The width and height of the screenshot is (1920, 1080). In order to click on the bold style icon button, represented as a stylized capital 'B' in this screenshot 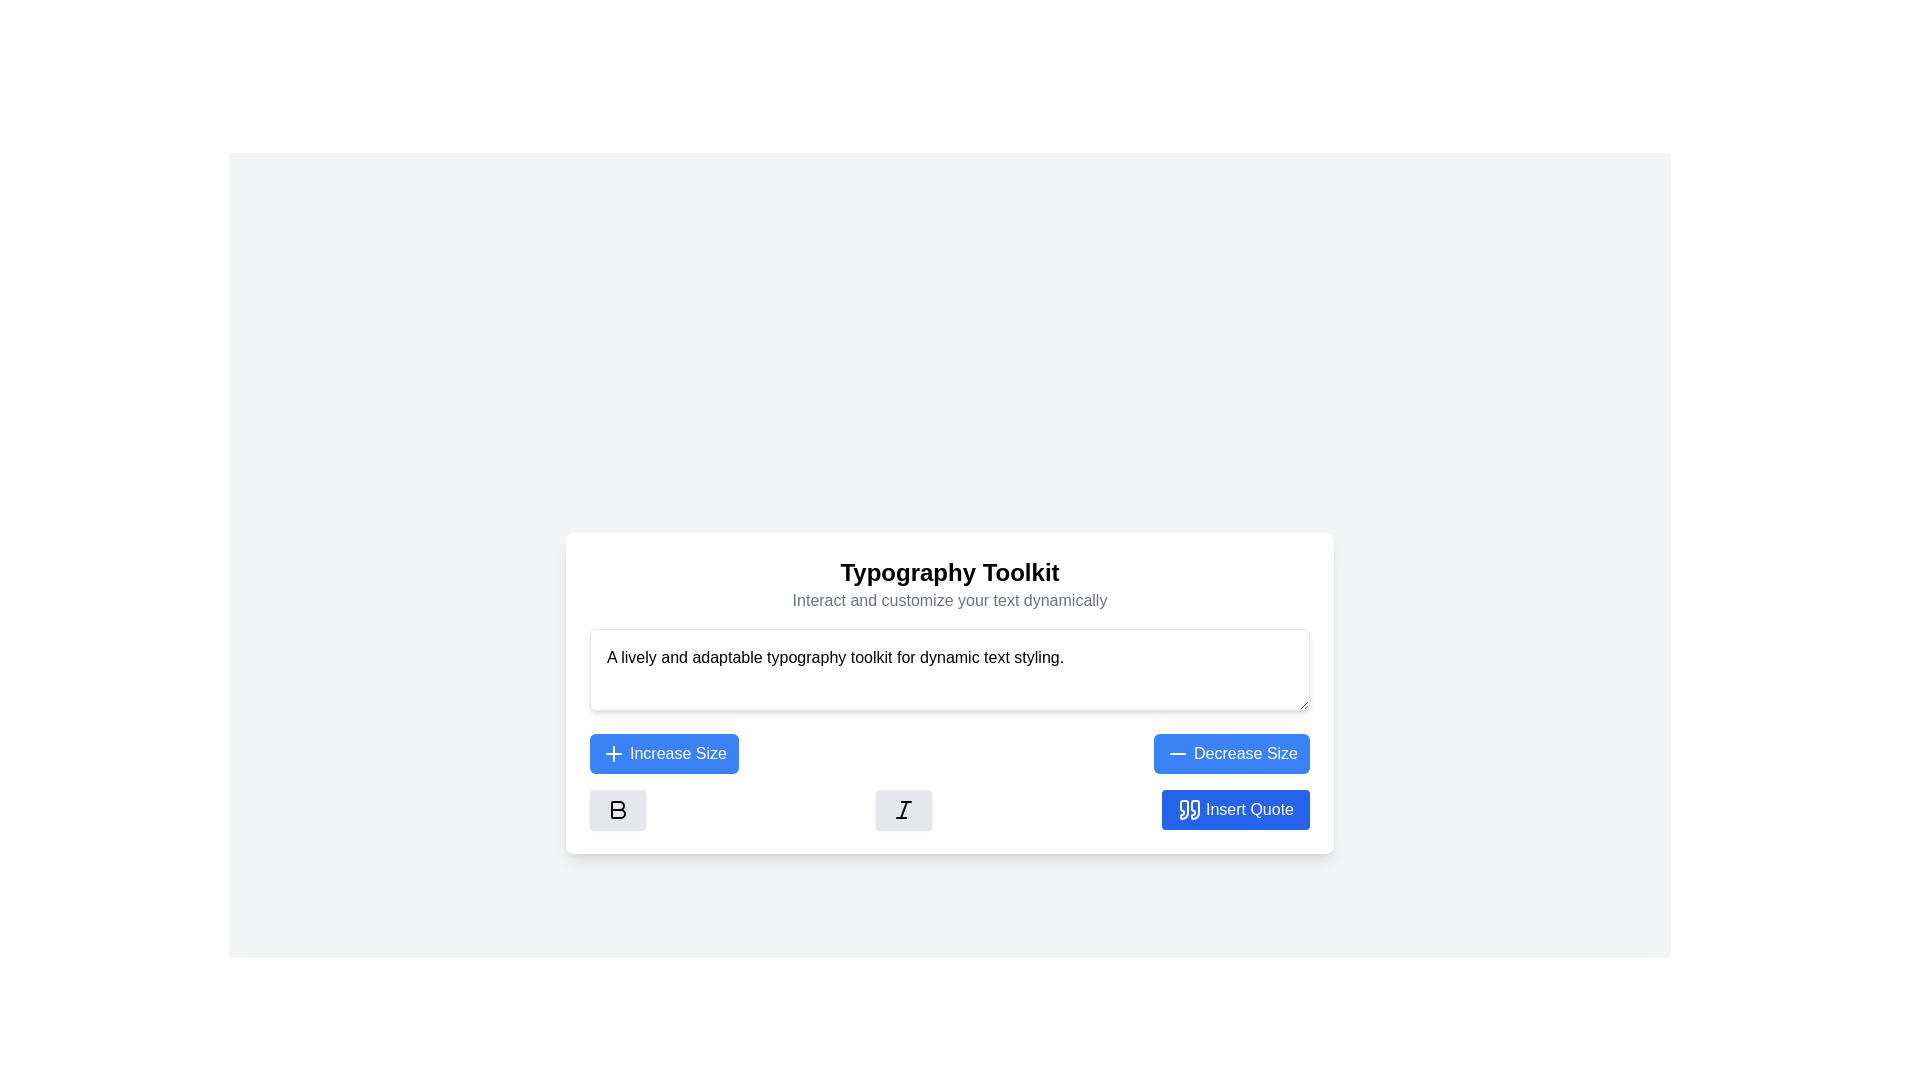, I will do `click(617, 808)`.